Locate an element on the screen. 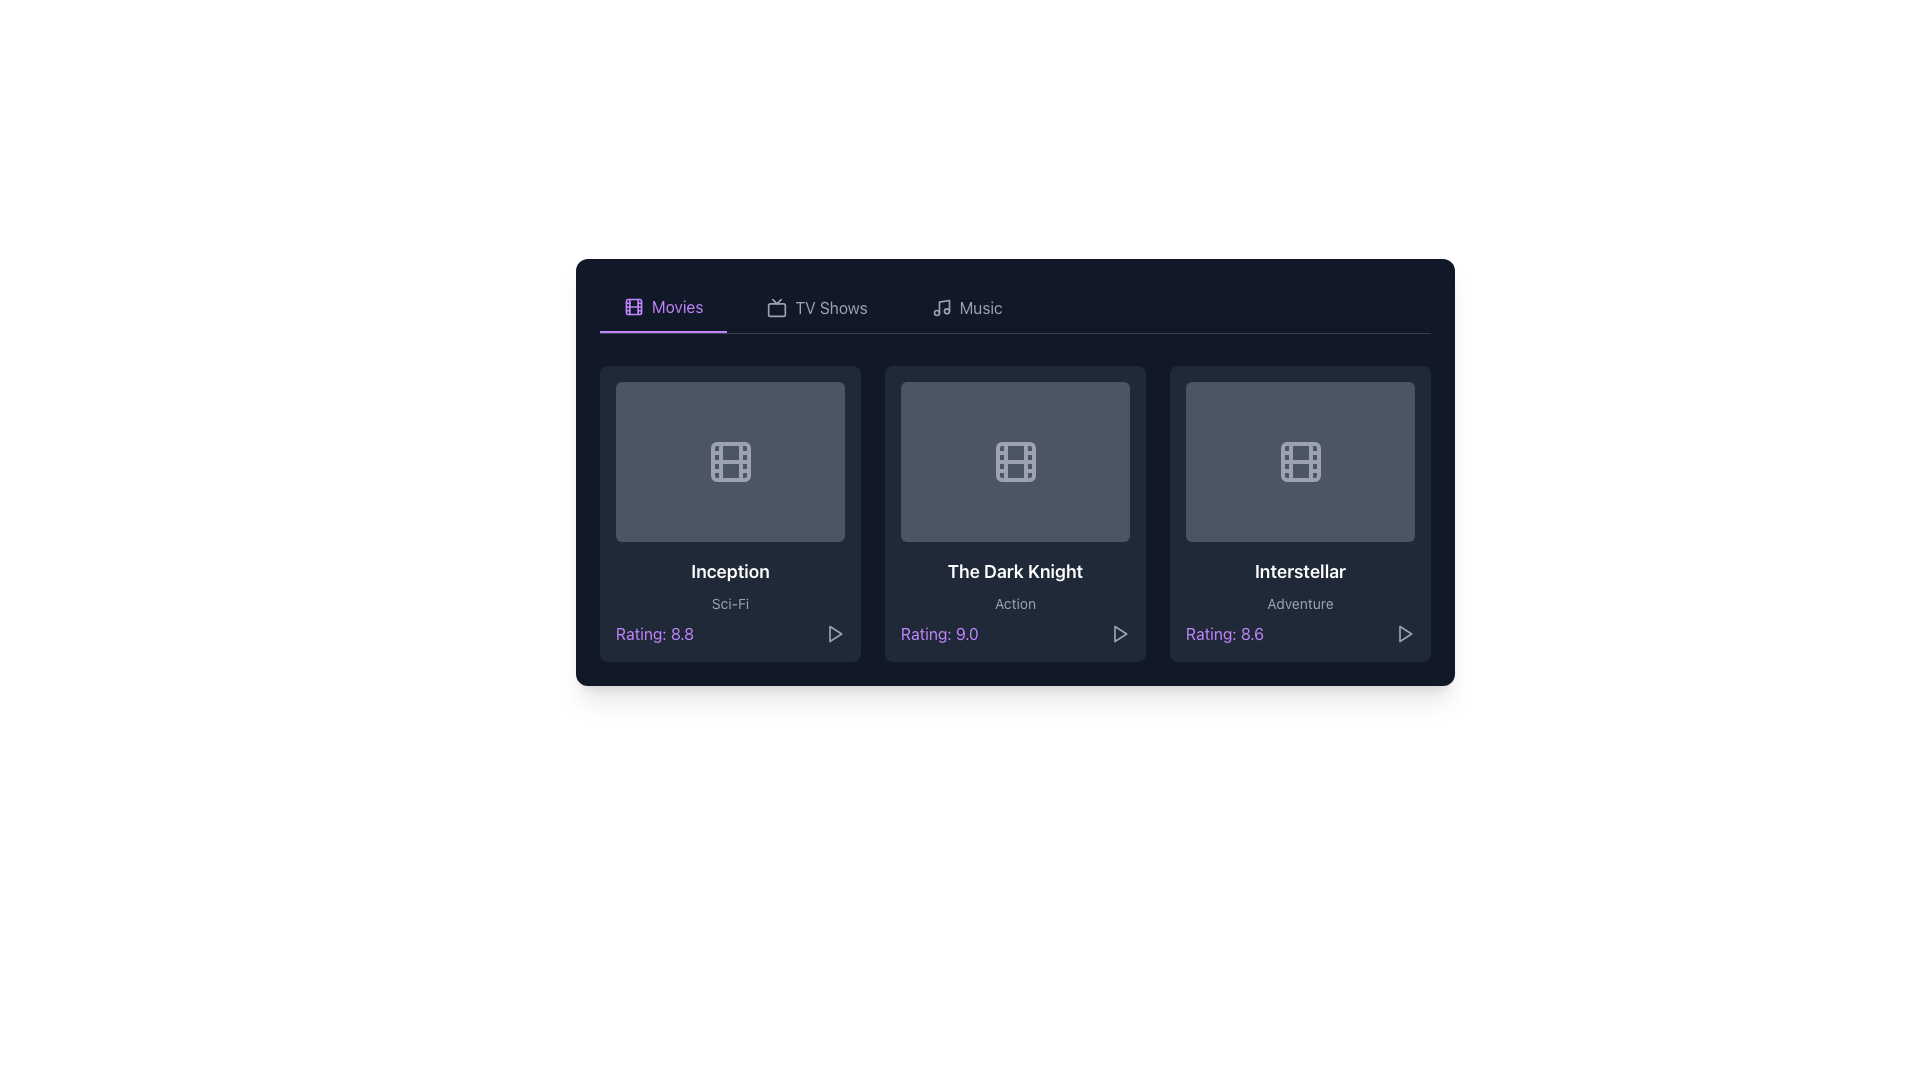 The width and height of the screenshot is (1920, 1080). the 'TV Shows' section is located at coordinates (776, 308).